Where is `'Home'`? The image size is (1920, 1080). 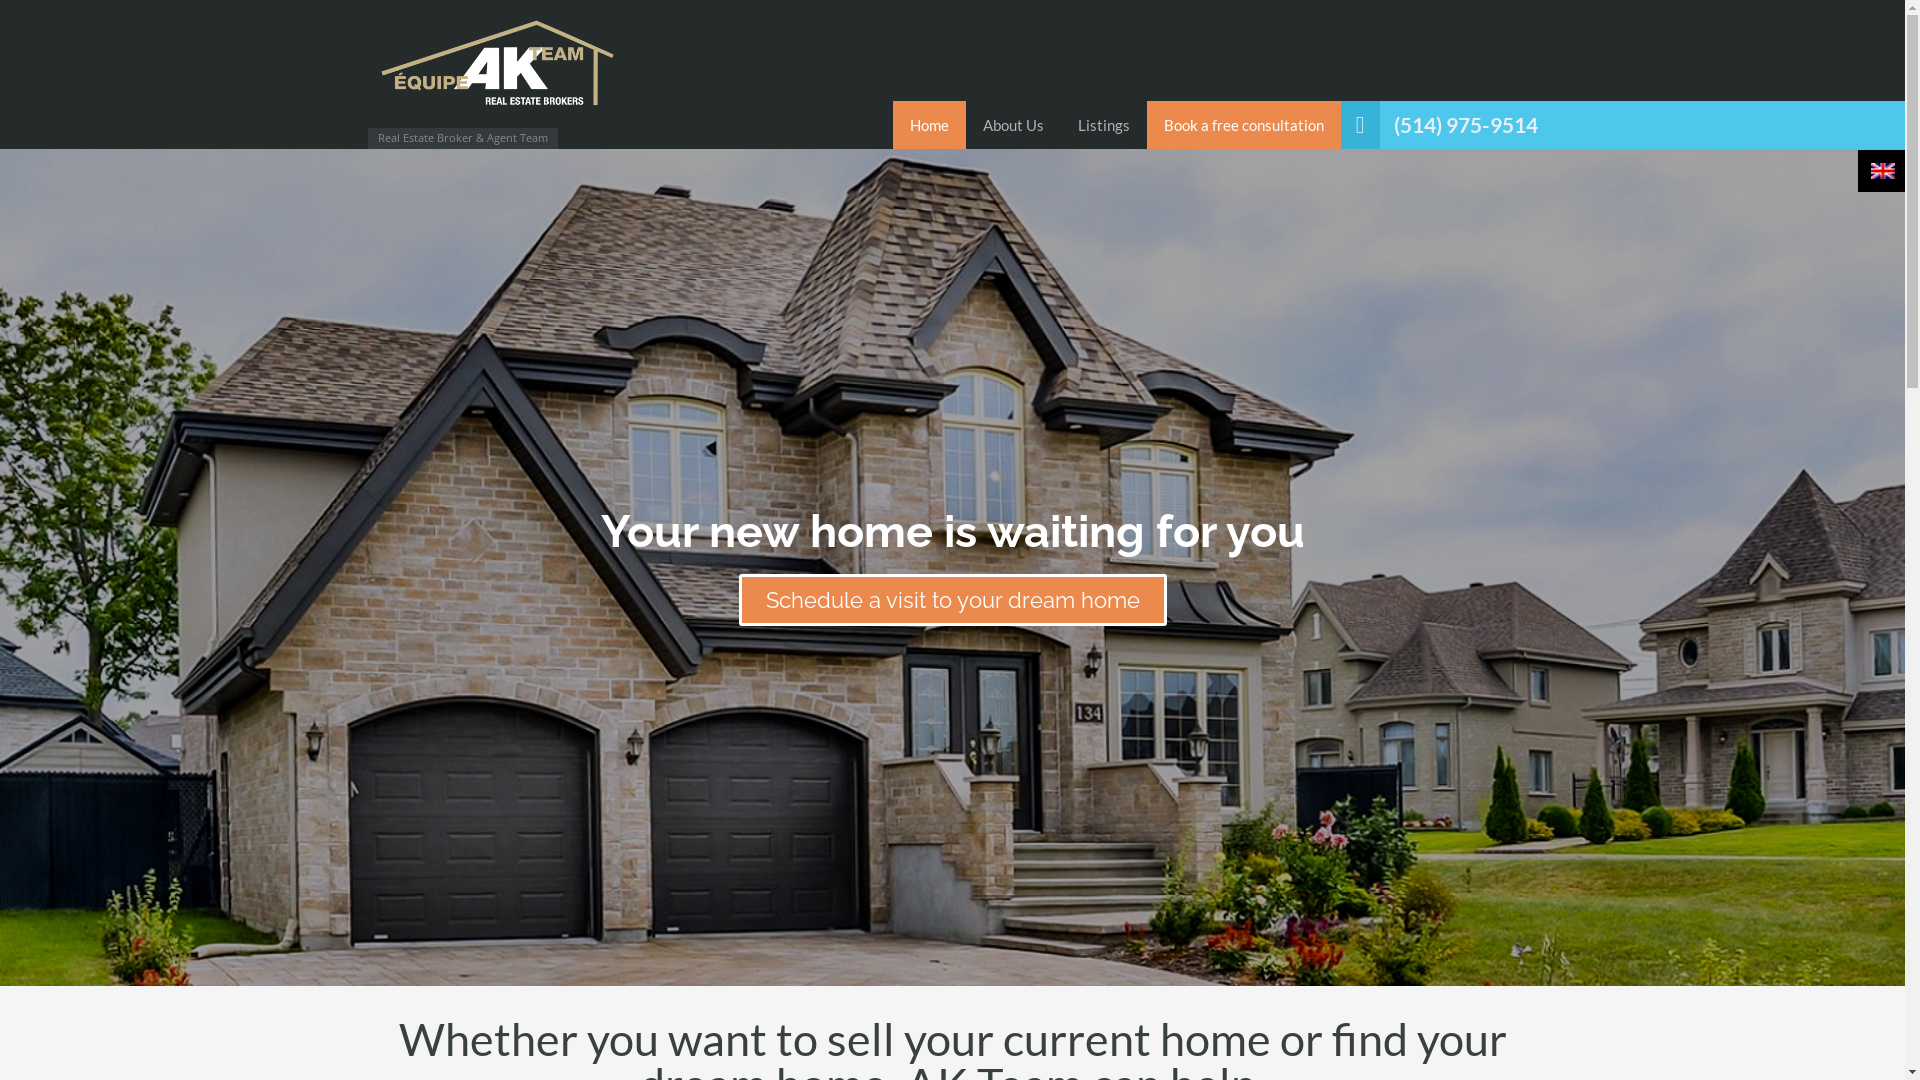 'Home' is located at coordinates (891, 124).